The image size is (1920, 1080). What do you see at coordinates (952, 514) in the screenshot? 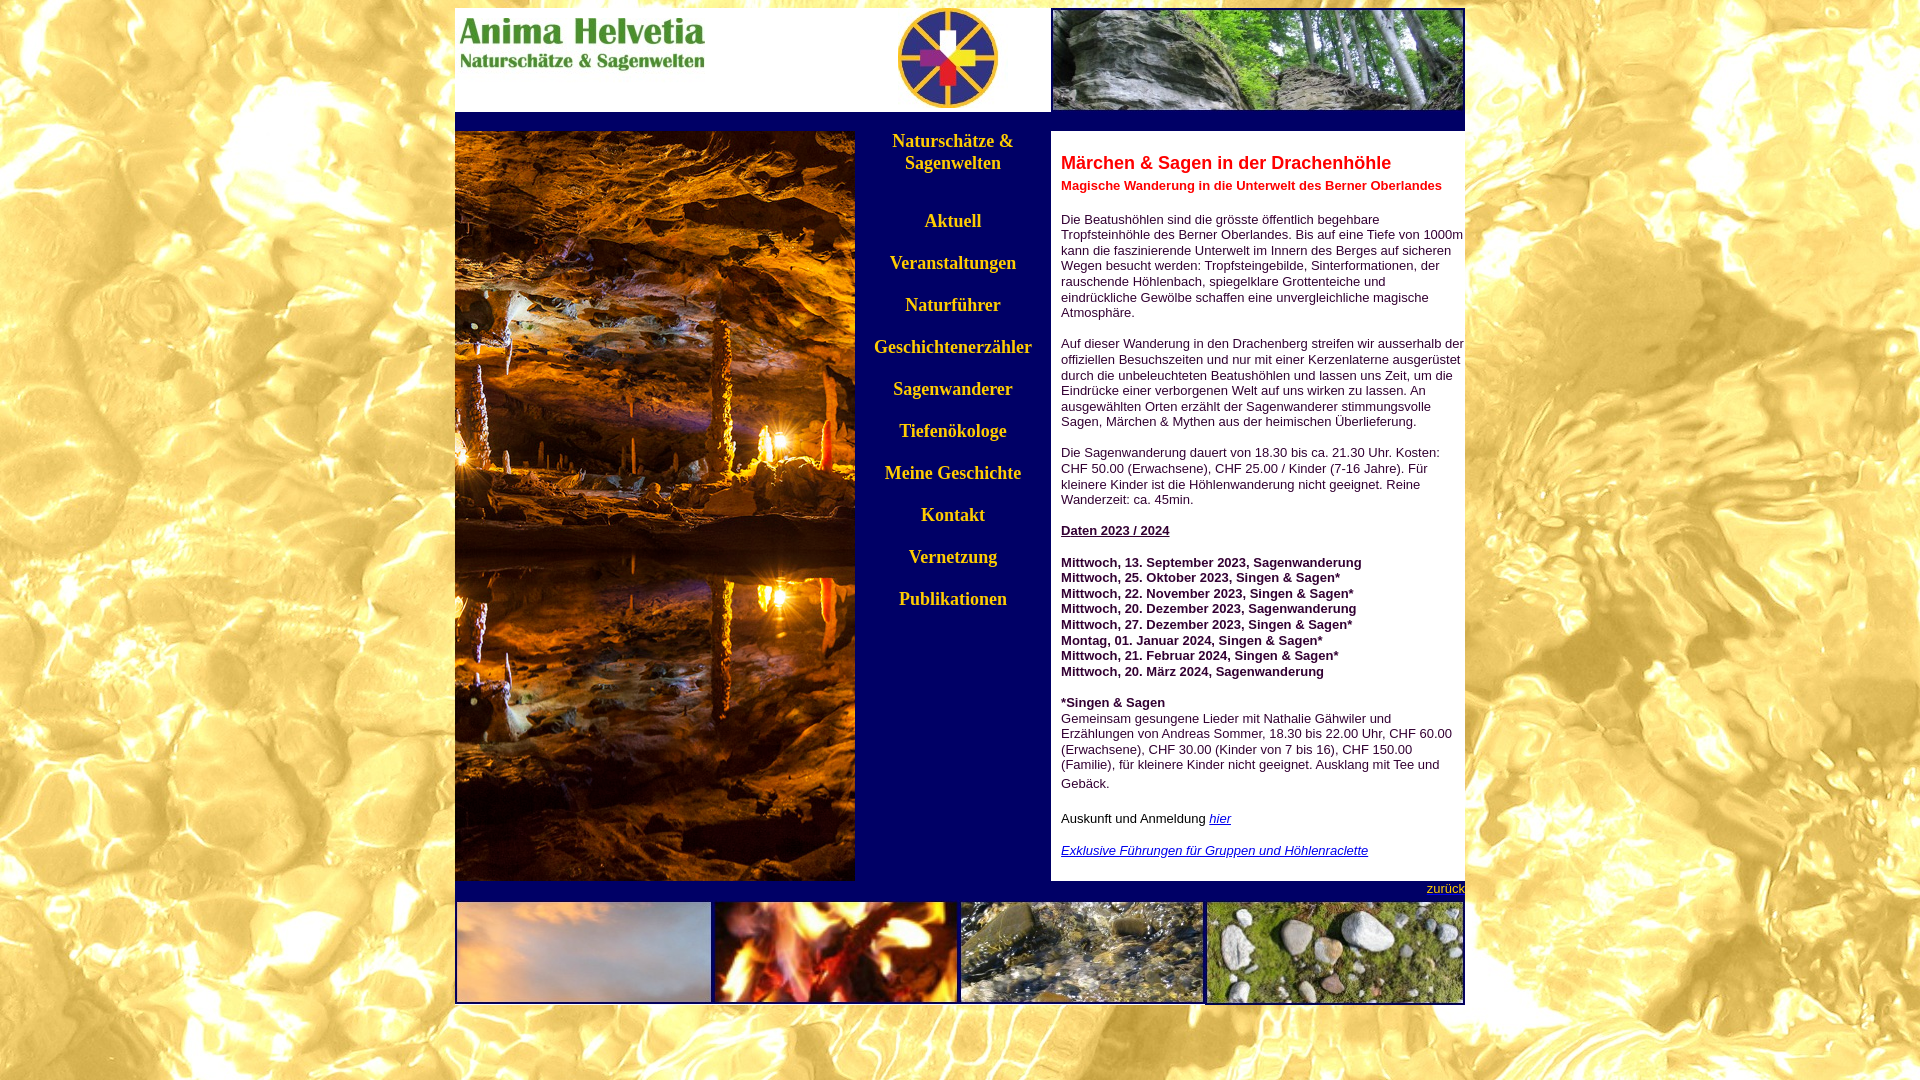
I see `'Kontakt'` at bounding box center [952, 514].